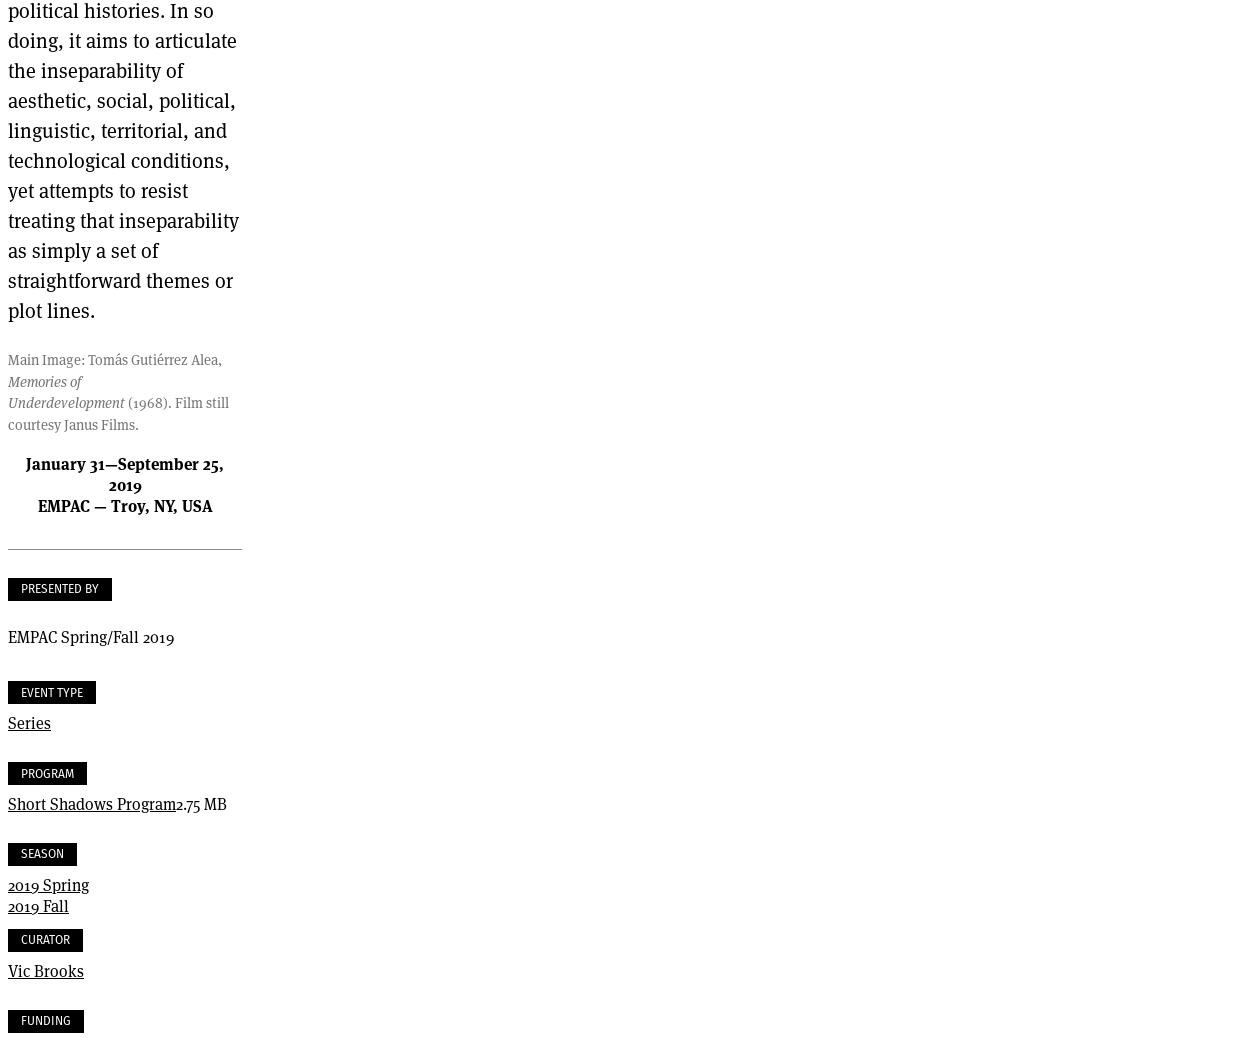  I want to click on 'EMPAC Spring/Fall 2019', so click(89, 635).